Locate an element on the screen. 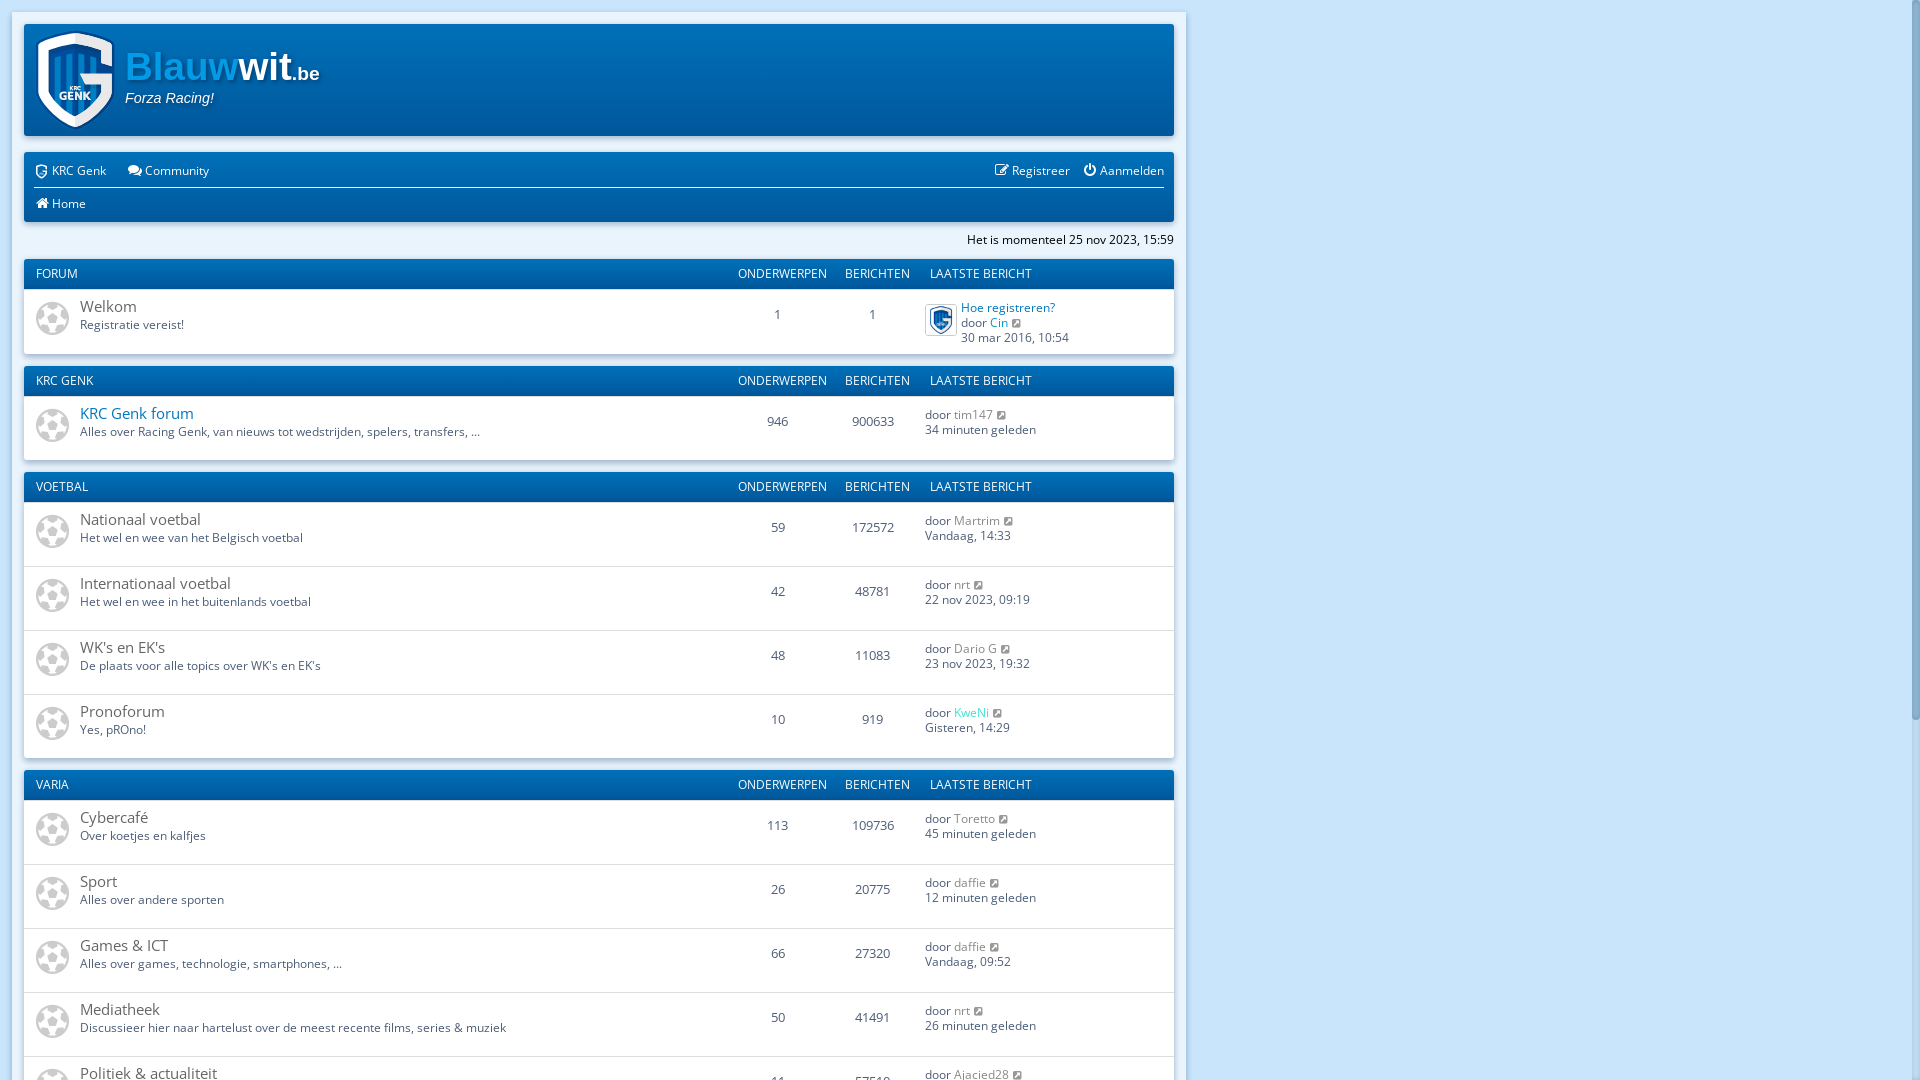 This screenshot has width=1920, height=1080. 'KRC GENK' is located at coordinates (35, 380).